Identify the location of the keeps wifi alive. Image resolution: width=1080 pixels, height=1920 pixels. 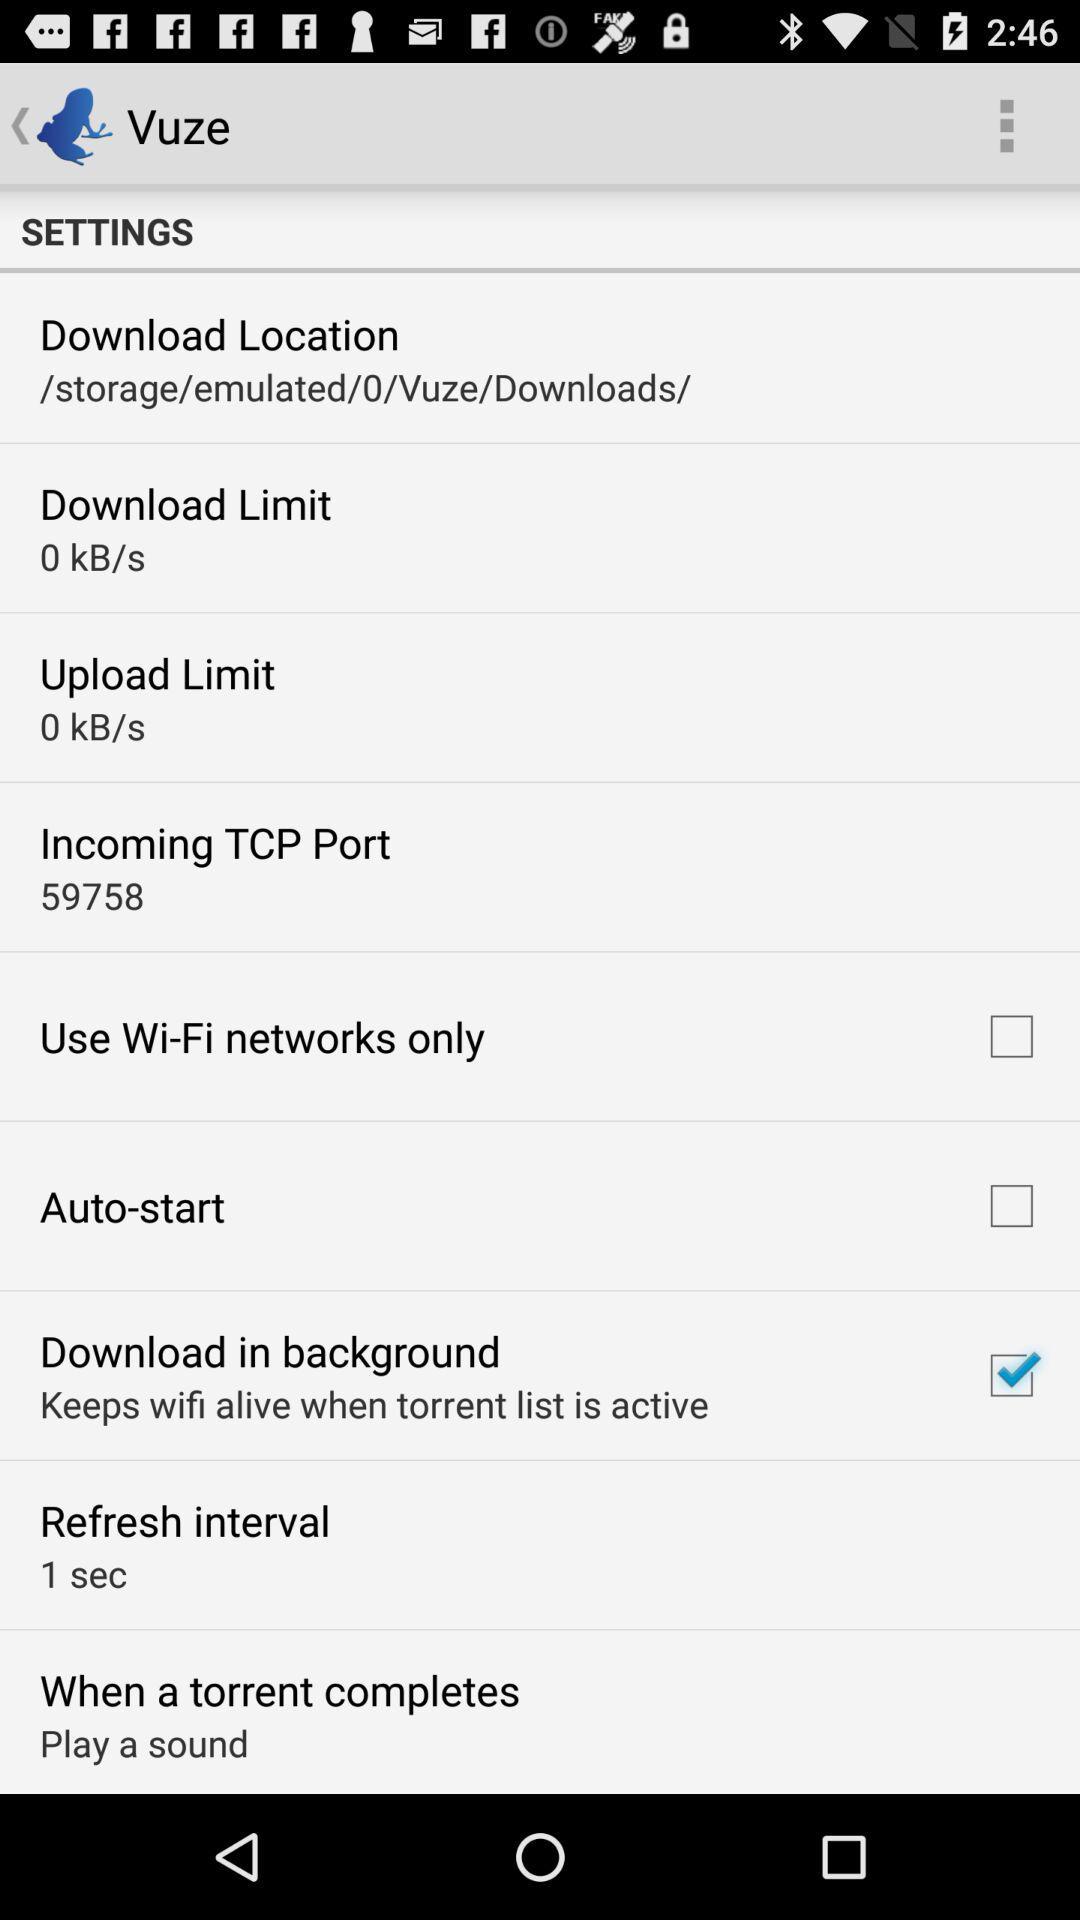
(374, 1402).